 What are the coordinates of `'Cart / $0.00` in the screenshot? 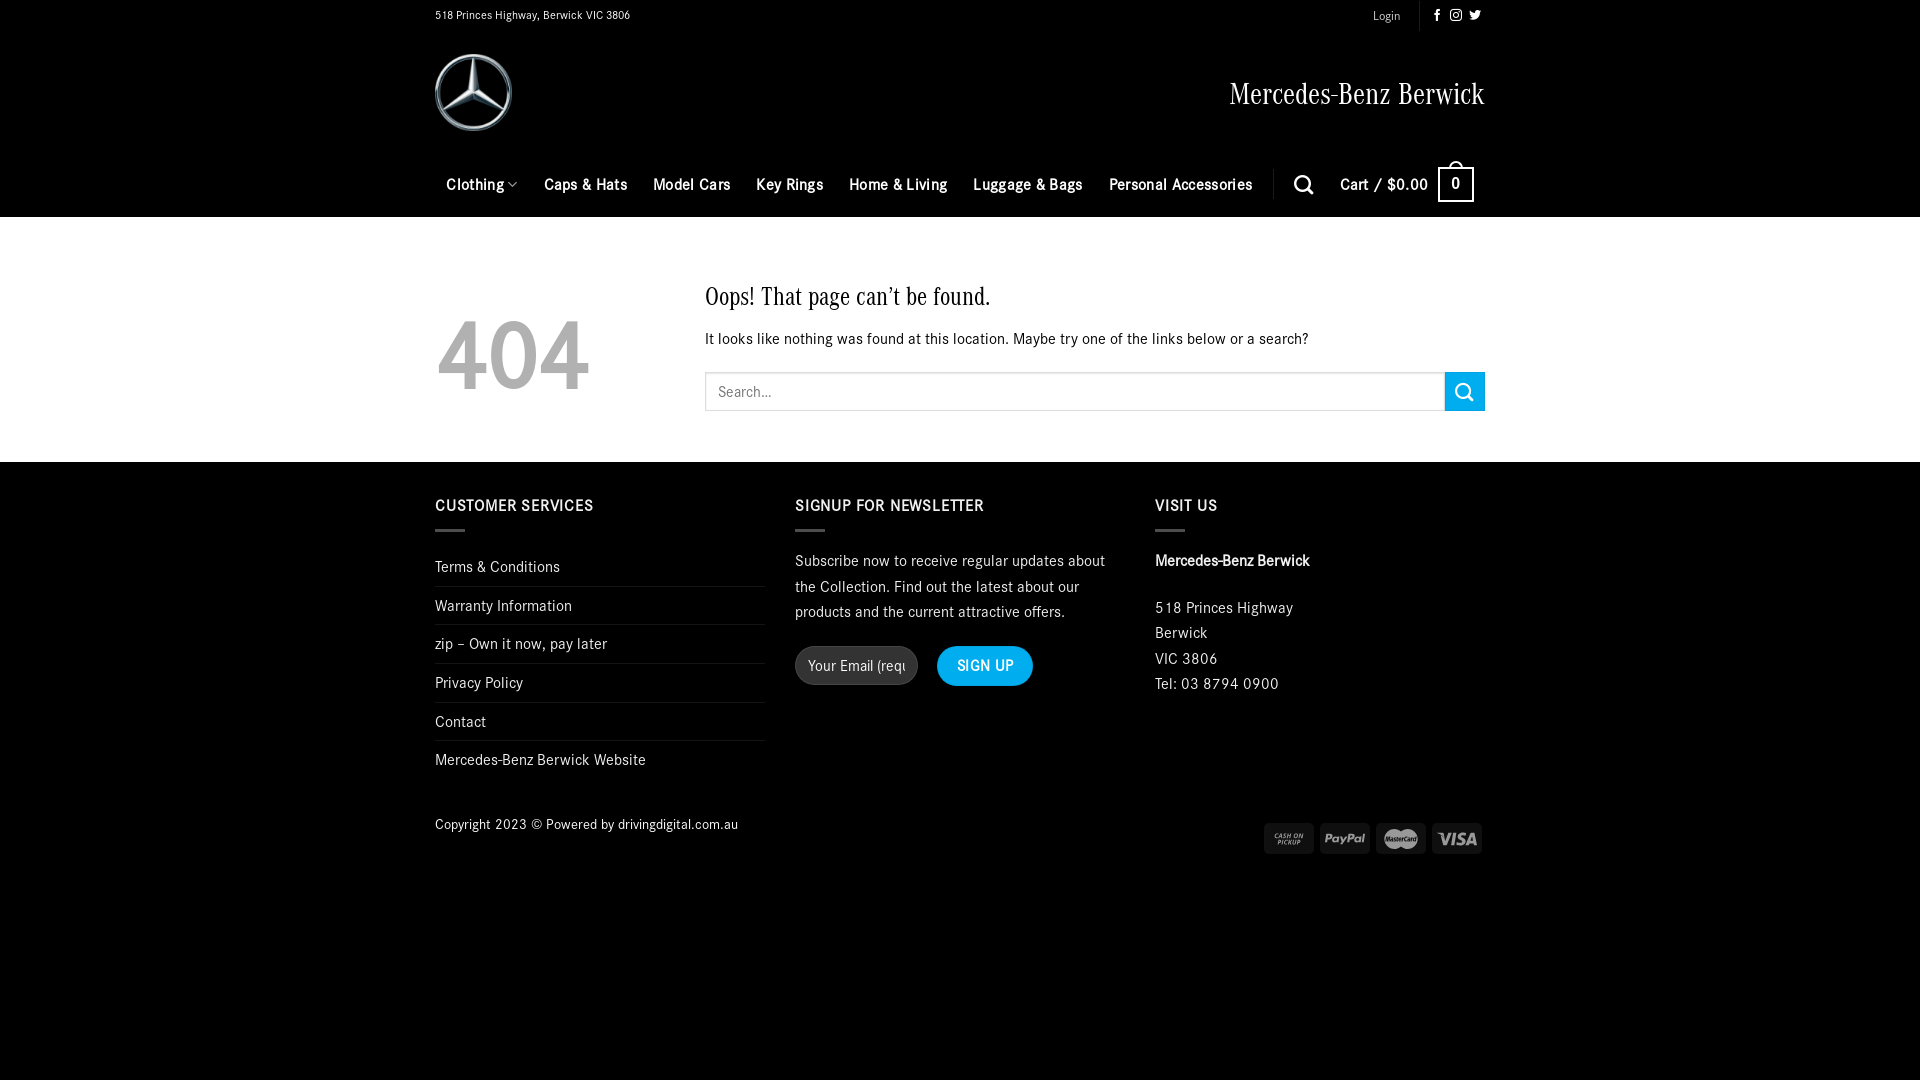 It's located at (1339, 184).